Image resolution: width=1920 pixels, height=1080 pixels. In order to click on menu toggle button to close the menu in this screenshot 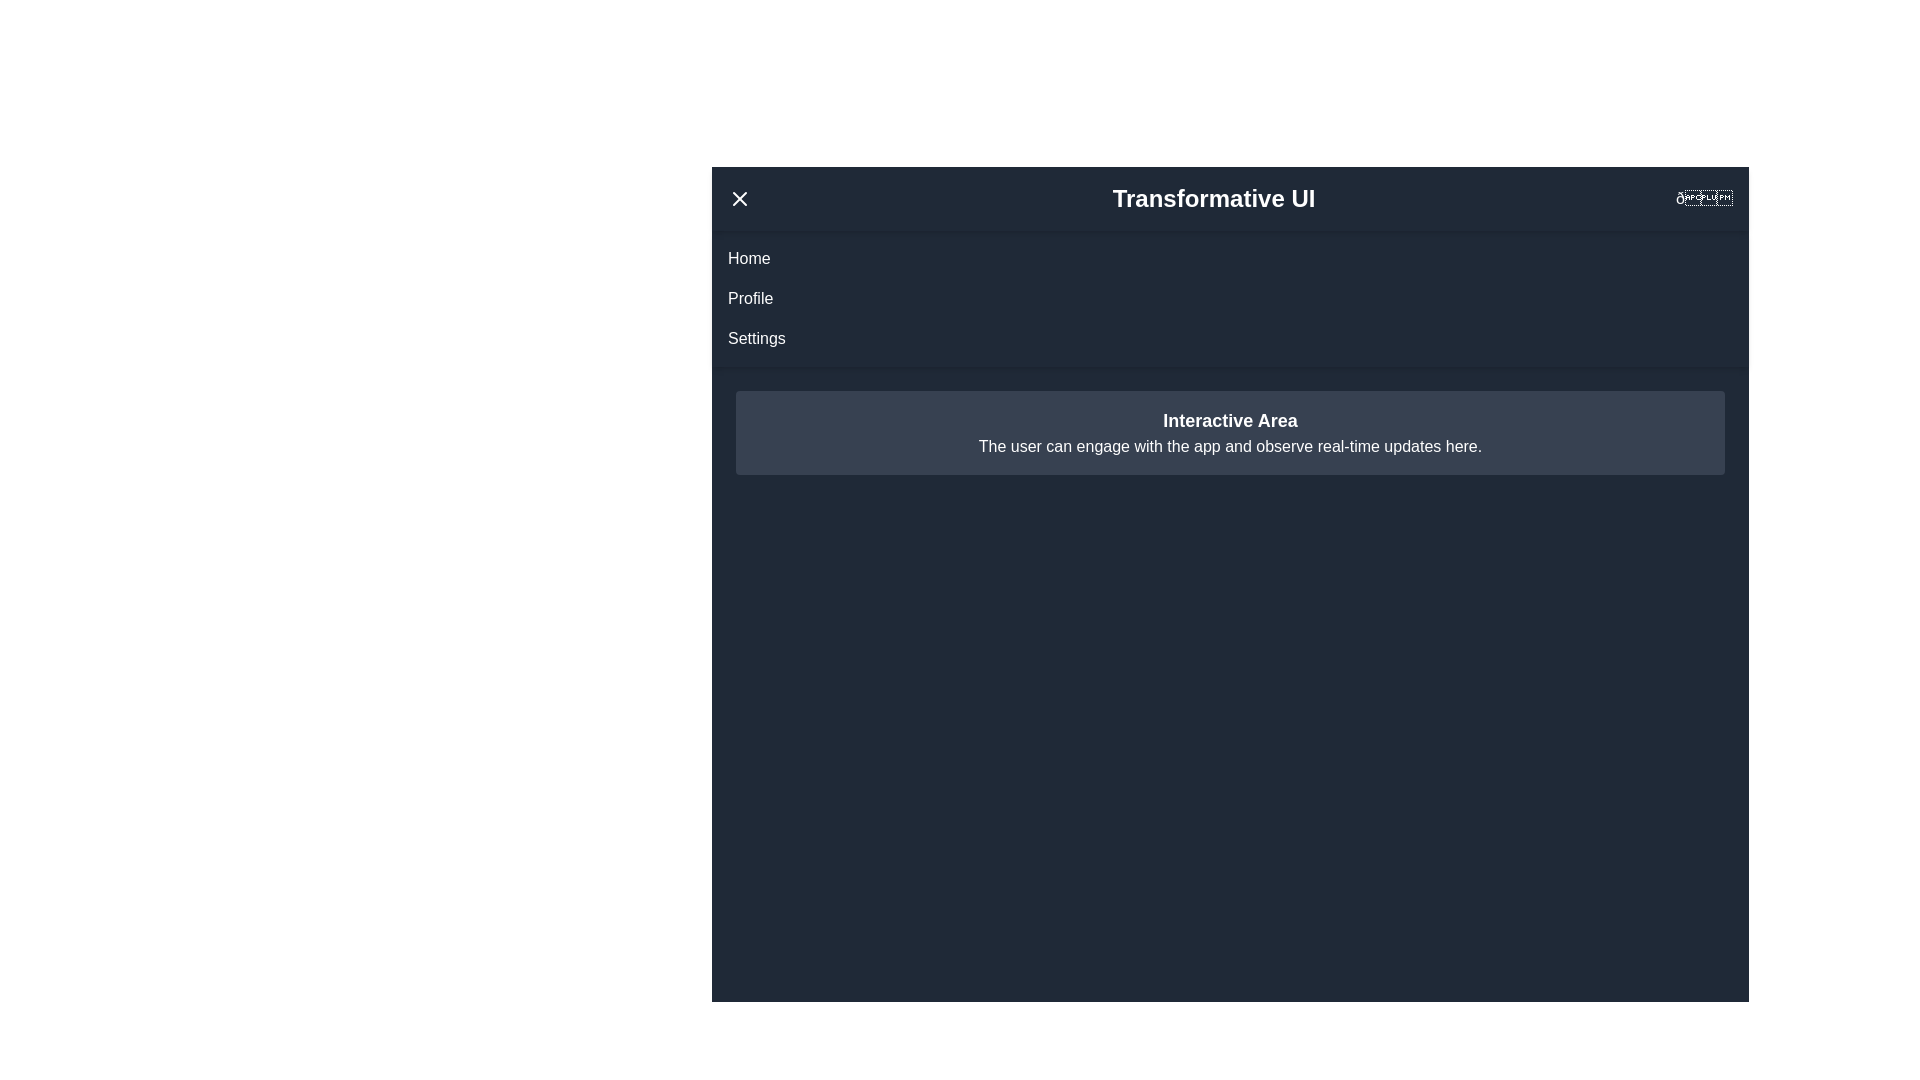, I will do `click(738, 199)`.